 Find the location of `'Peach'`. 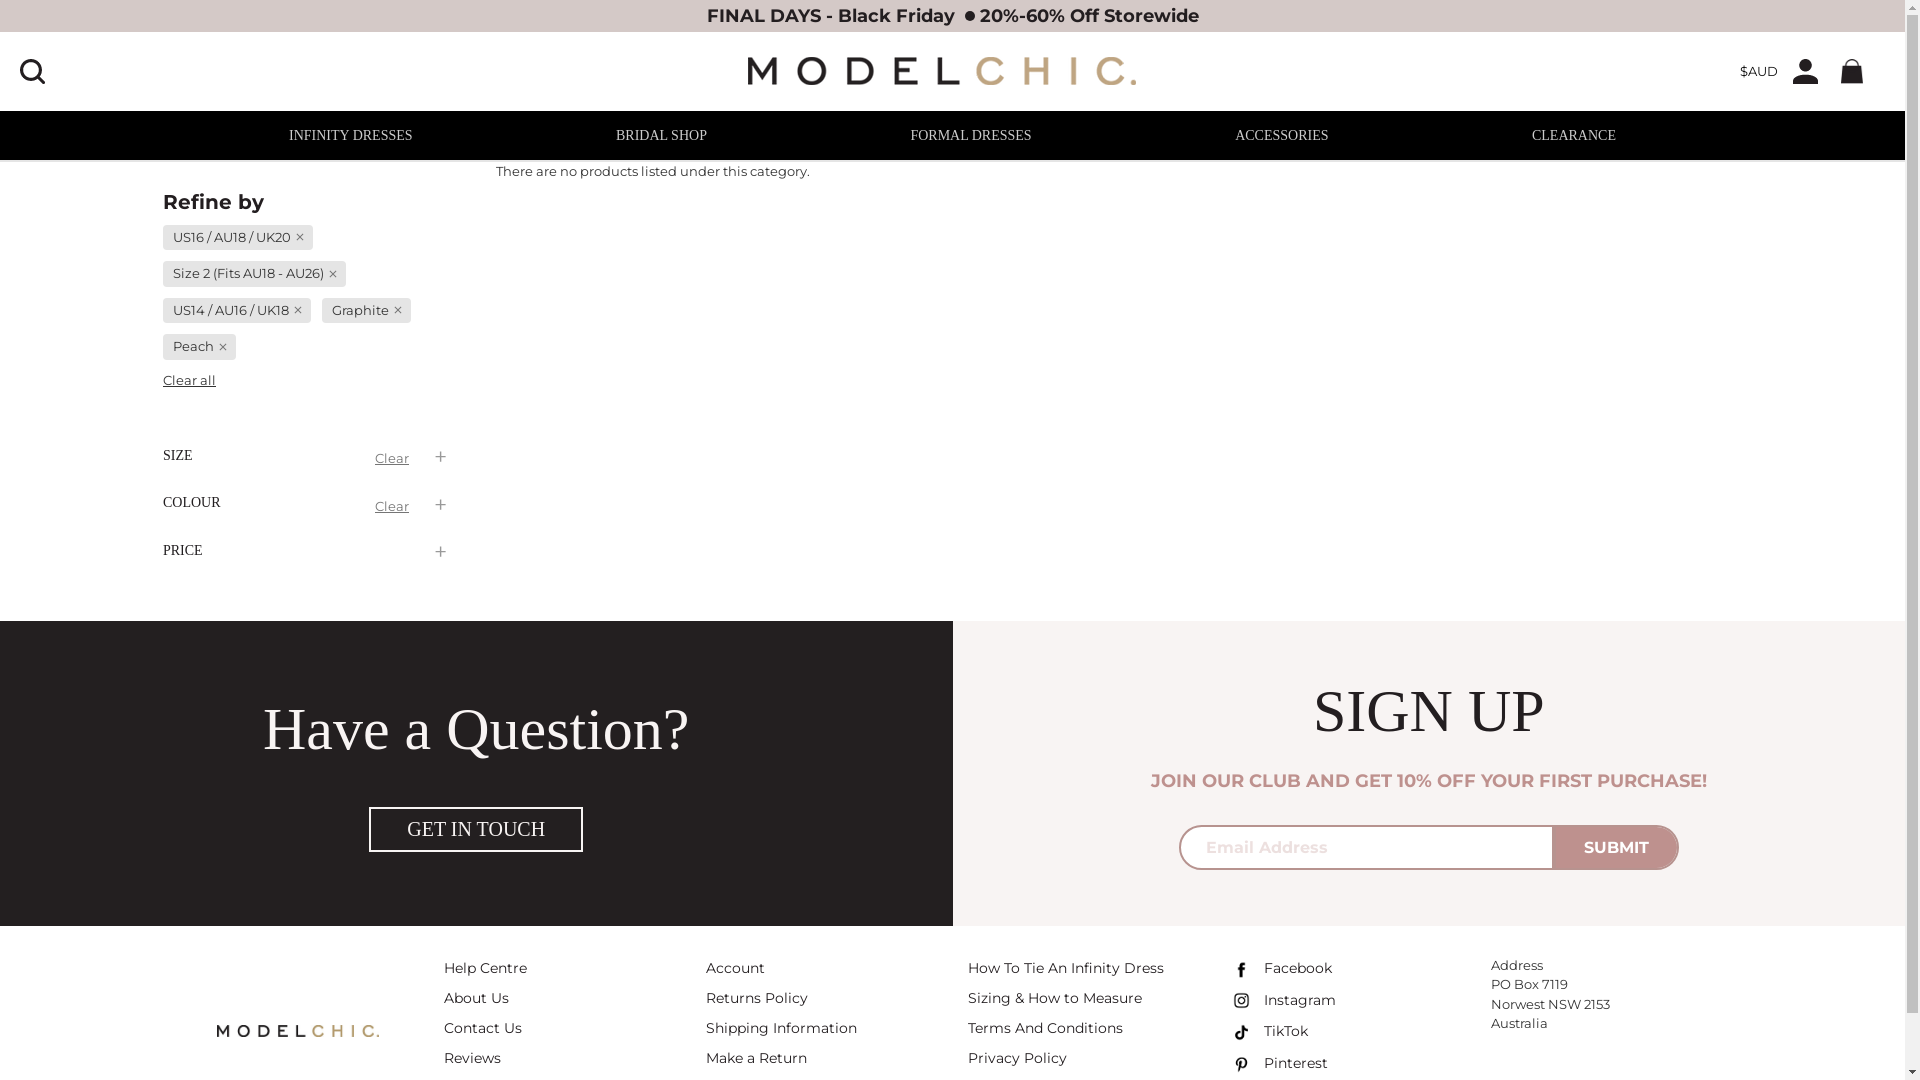

'Peach' is located at coordinates (199, 346).